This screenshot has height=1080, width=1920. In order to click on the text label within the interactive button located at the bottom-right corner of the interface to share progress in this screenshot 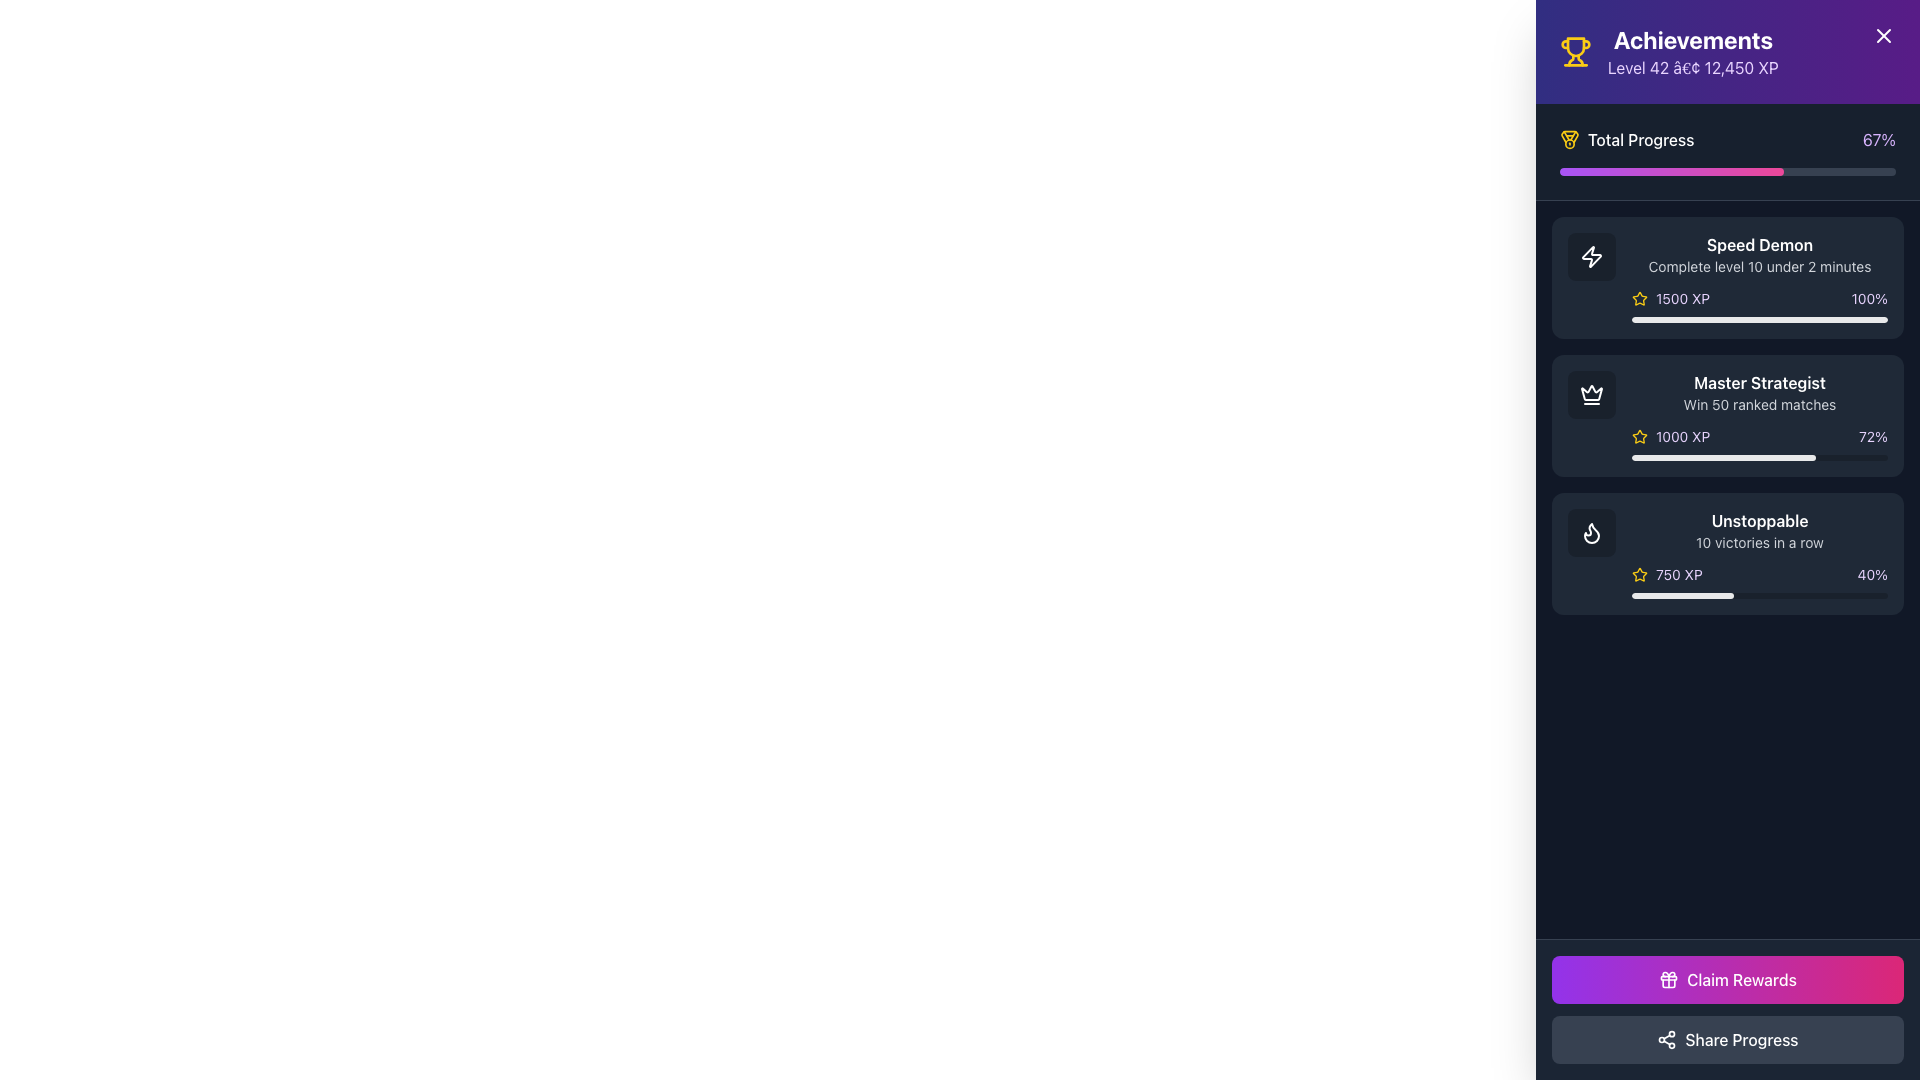, I will do `click(1741, 1039)`.